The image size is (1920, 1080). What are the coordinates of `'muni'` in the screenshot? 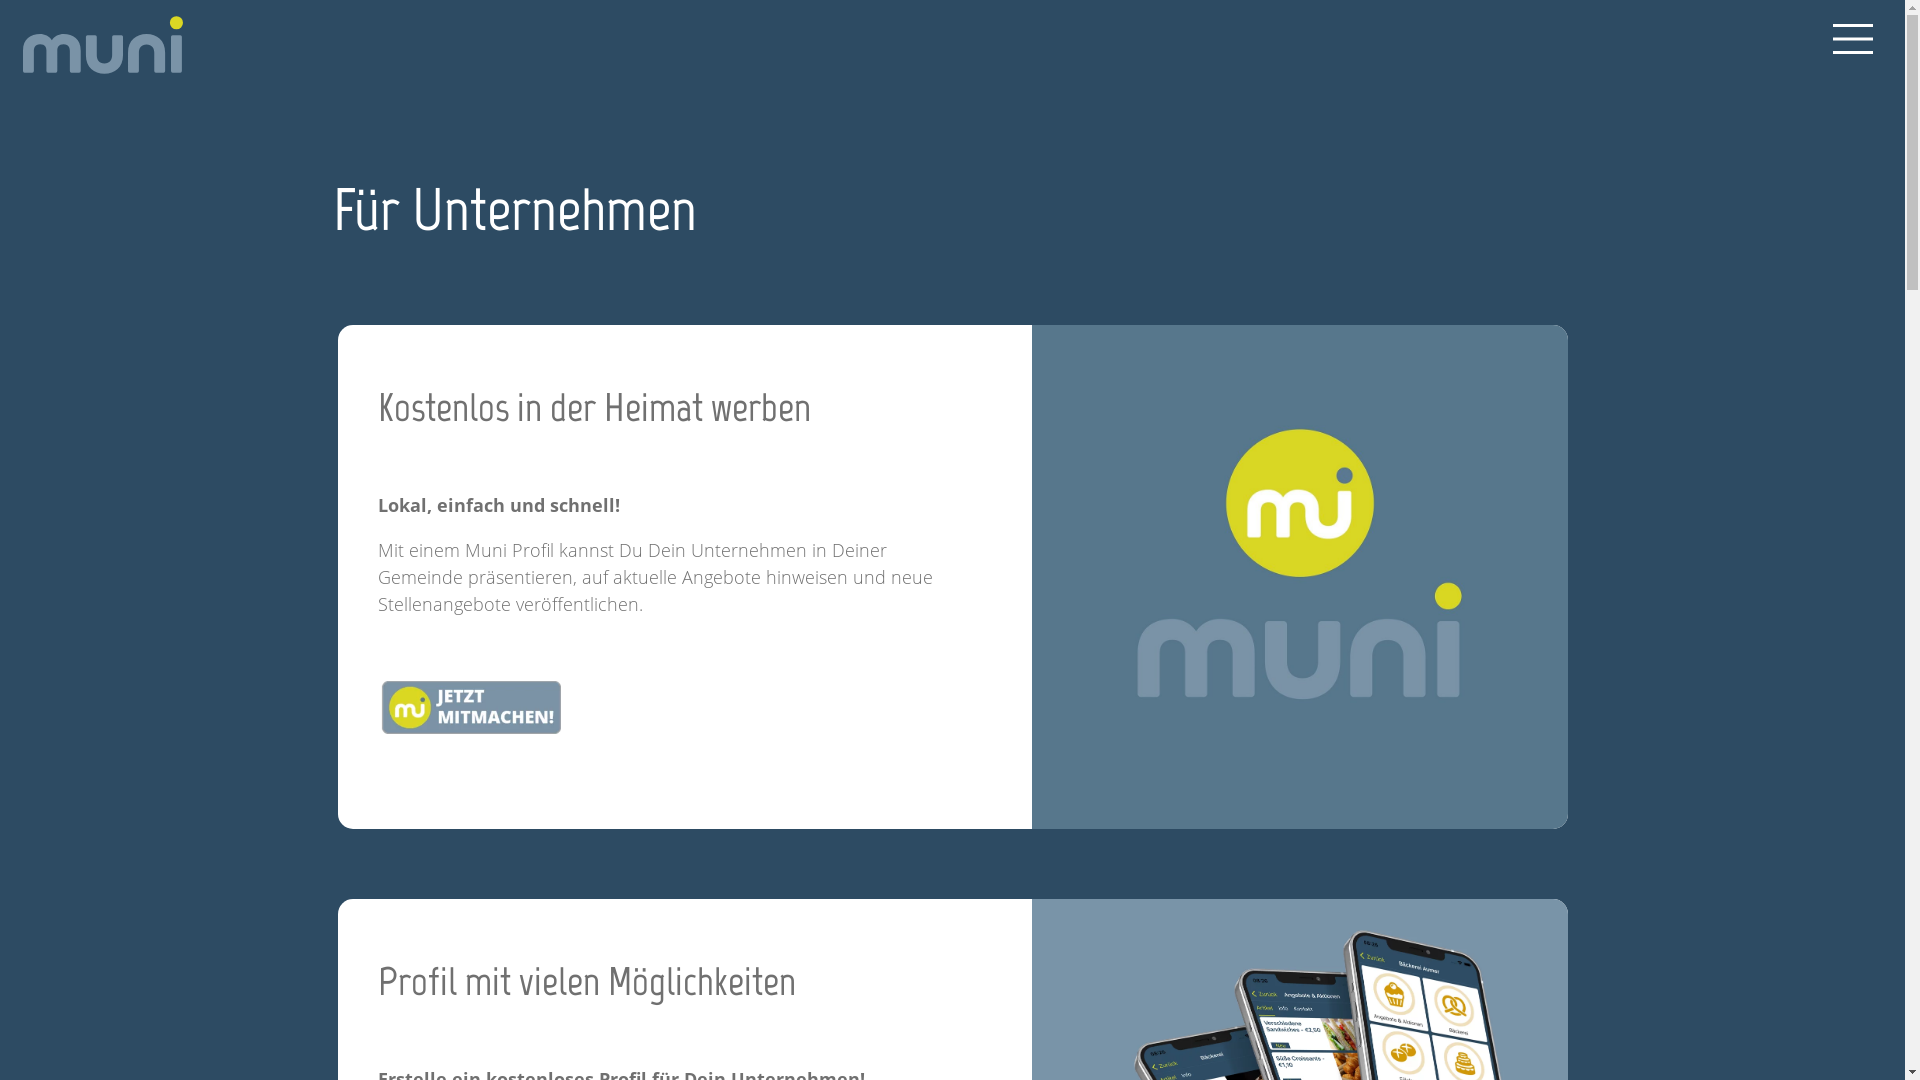 It's located at (100, 45).